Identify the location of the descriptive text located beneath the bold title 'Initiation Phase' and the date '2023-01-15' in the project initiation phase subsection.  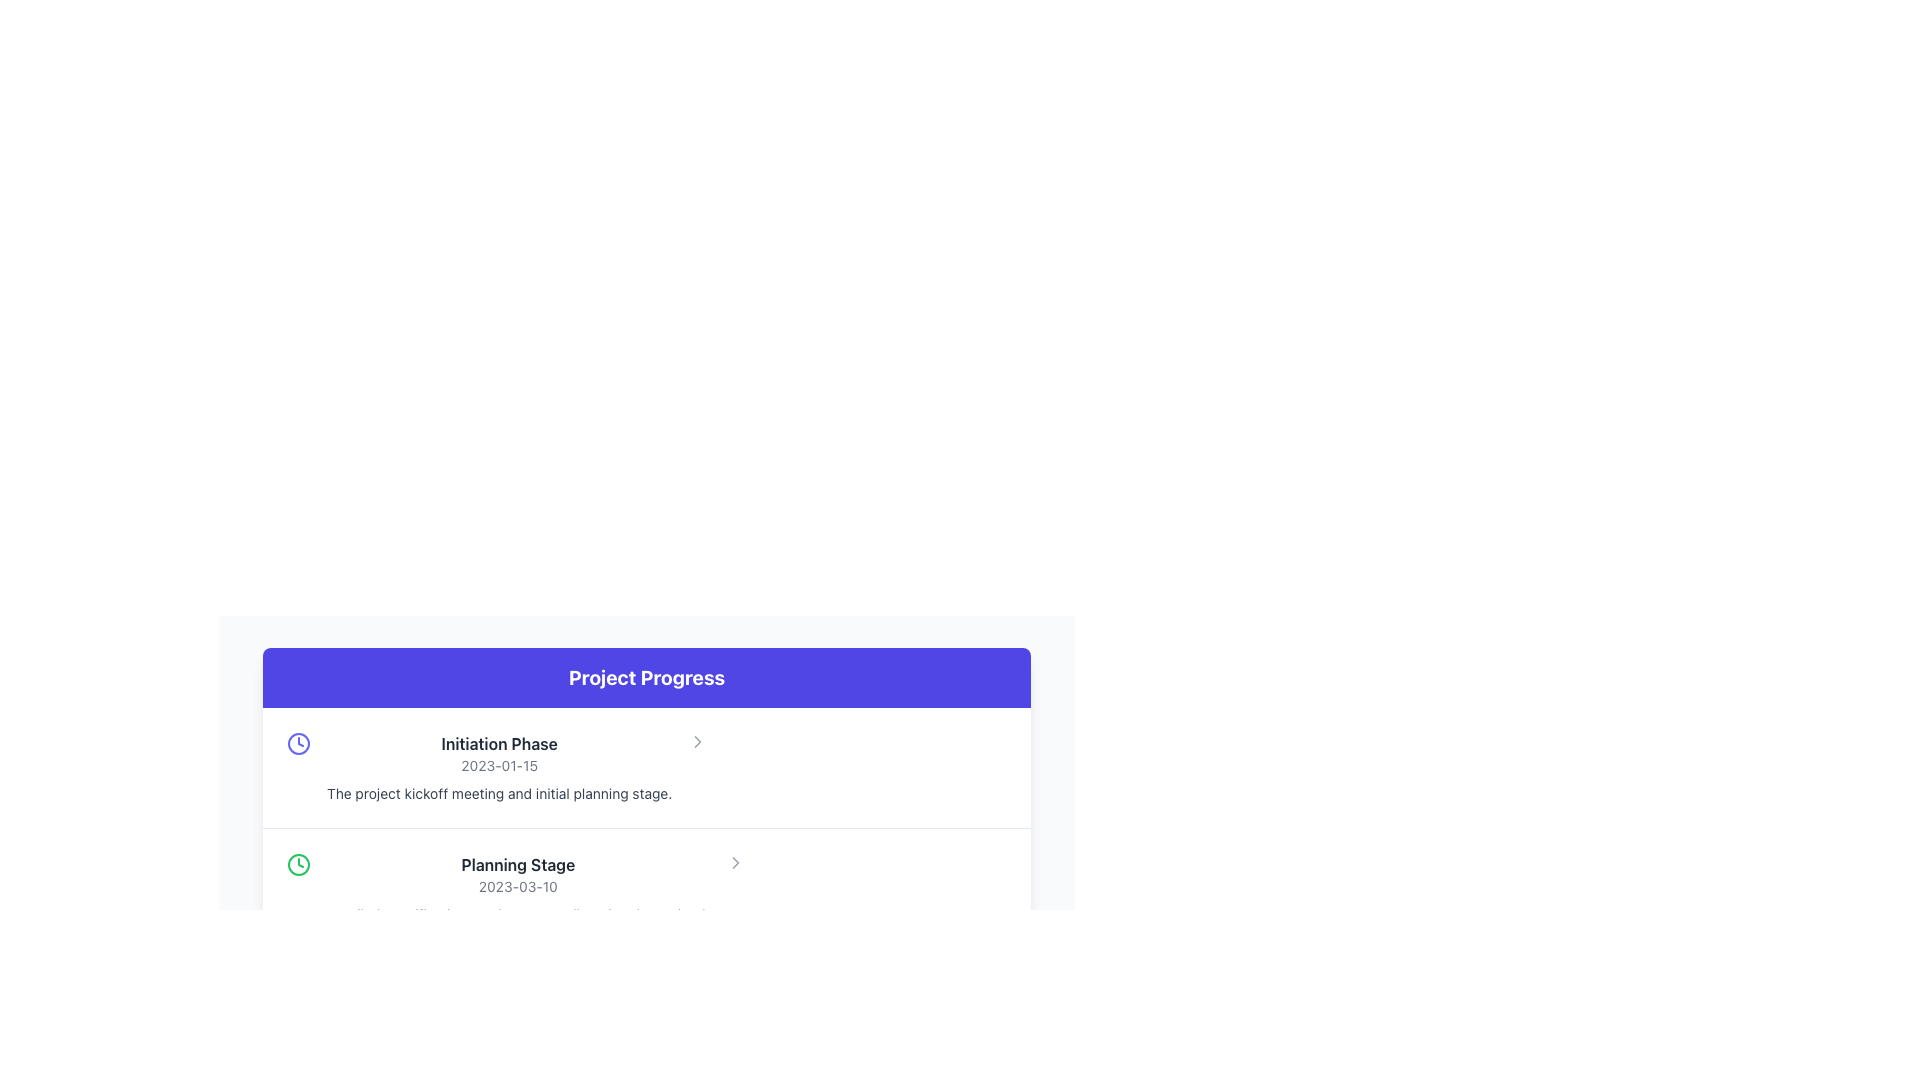
(499, 793).